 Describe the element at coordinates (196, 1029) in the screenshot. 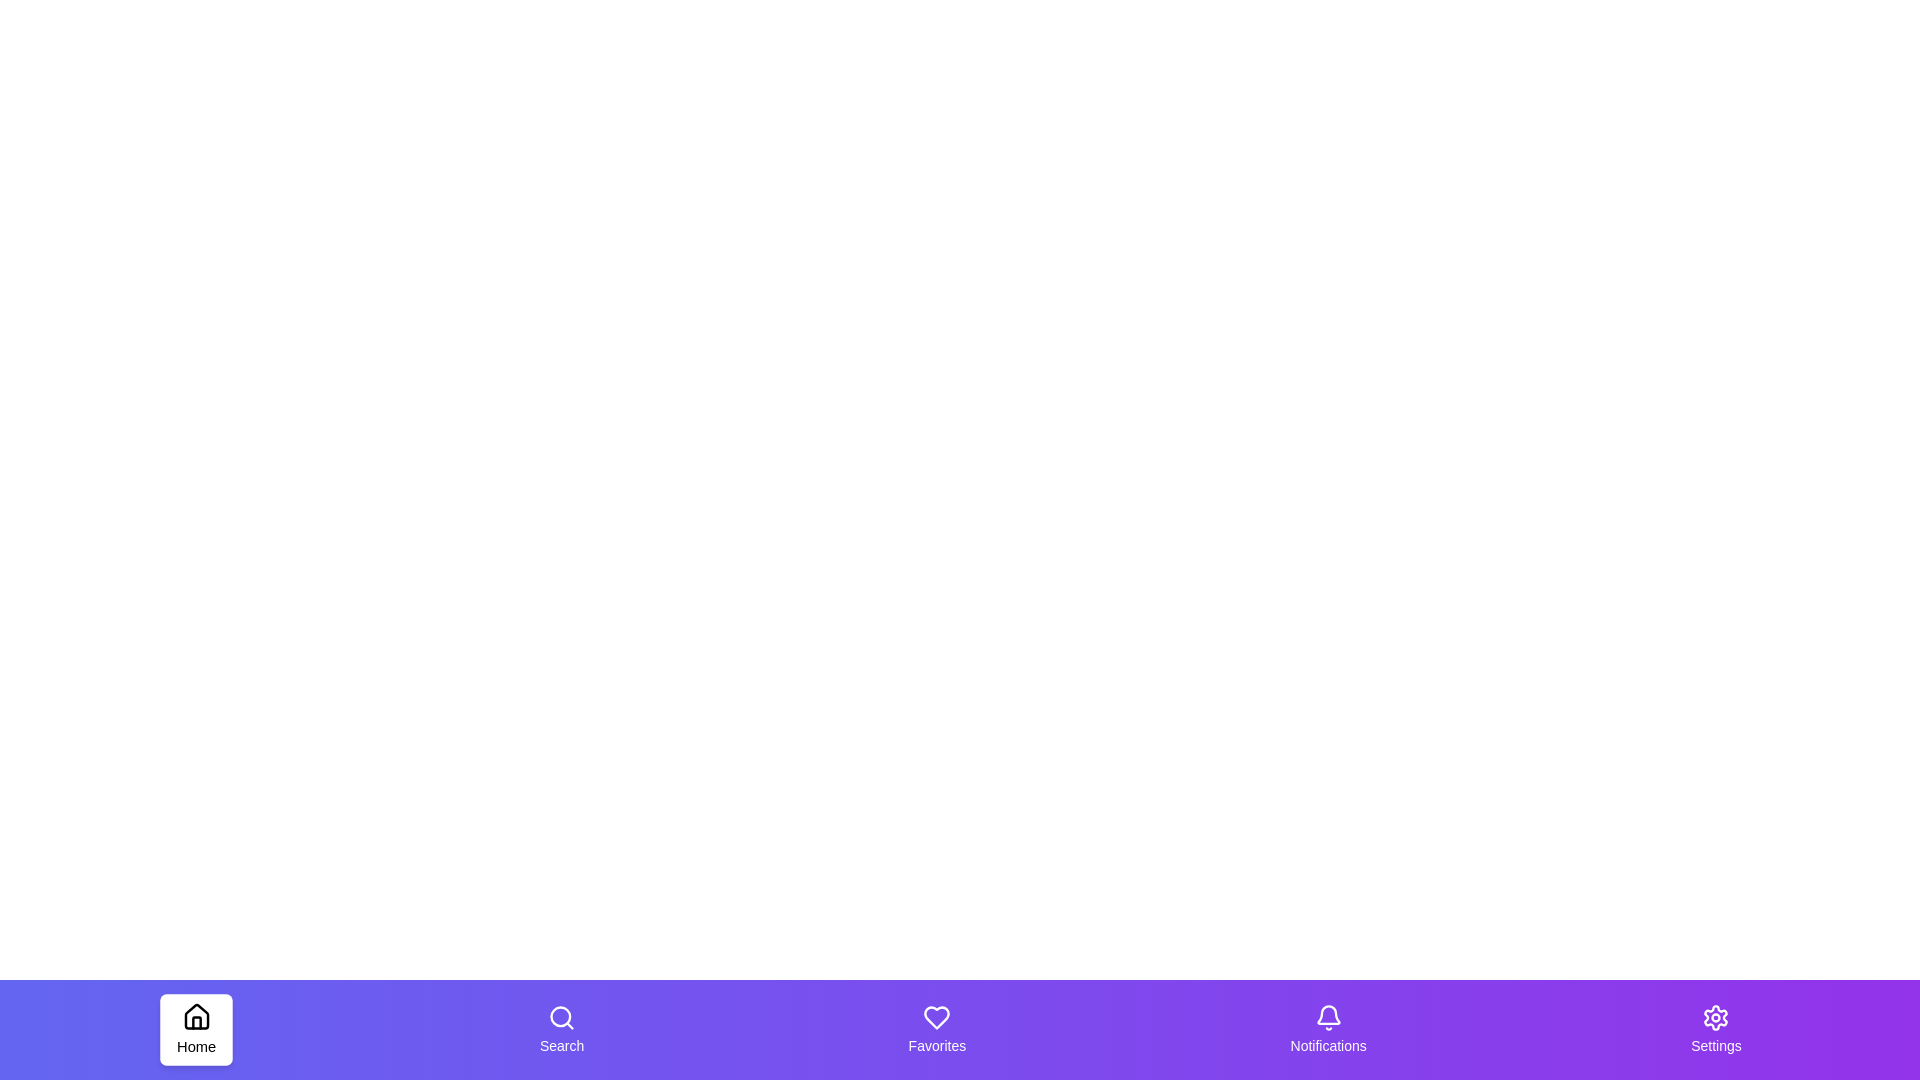

I see `the tab labeled Home to trigger its hover effect` at that location.